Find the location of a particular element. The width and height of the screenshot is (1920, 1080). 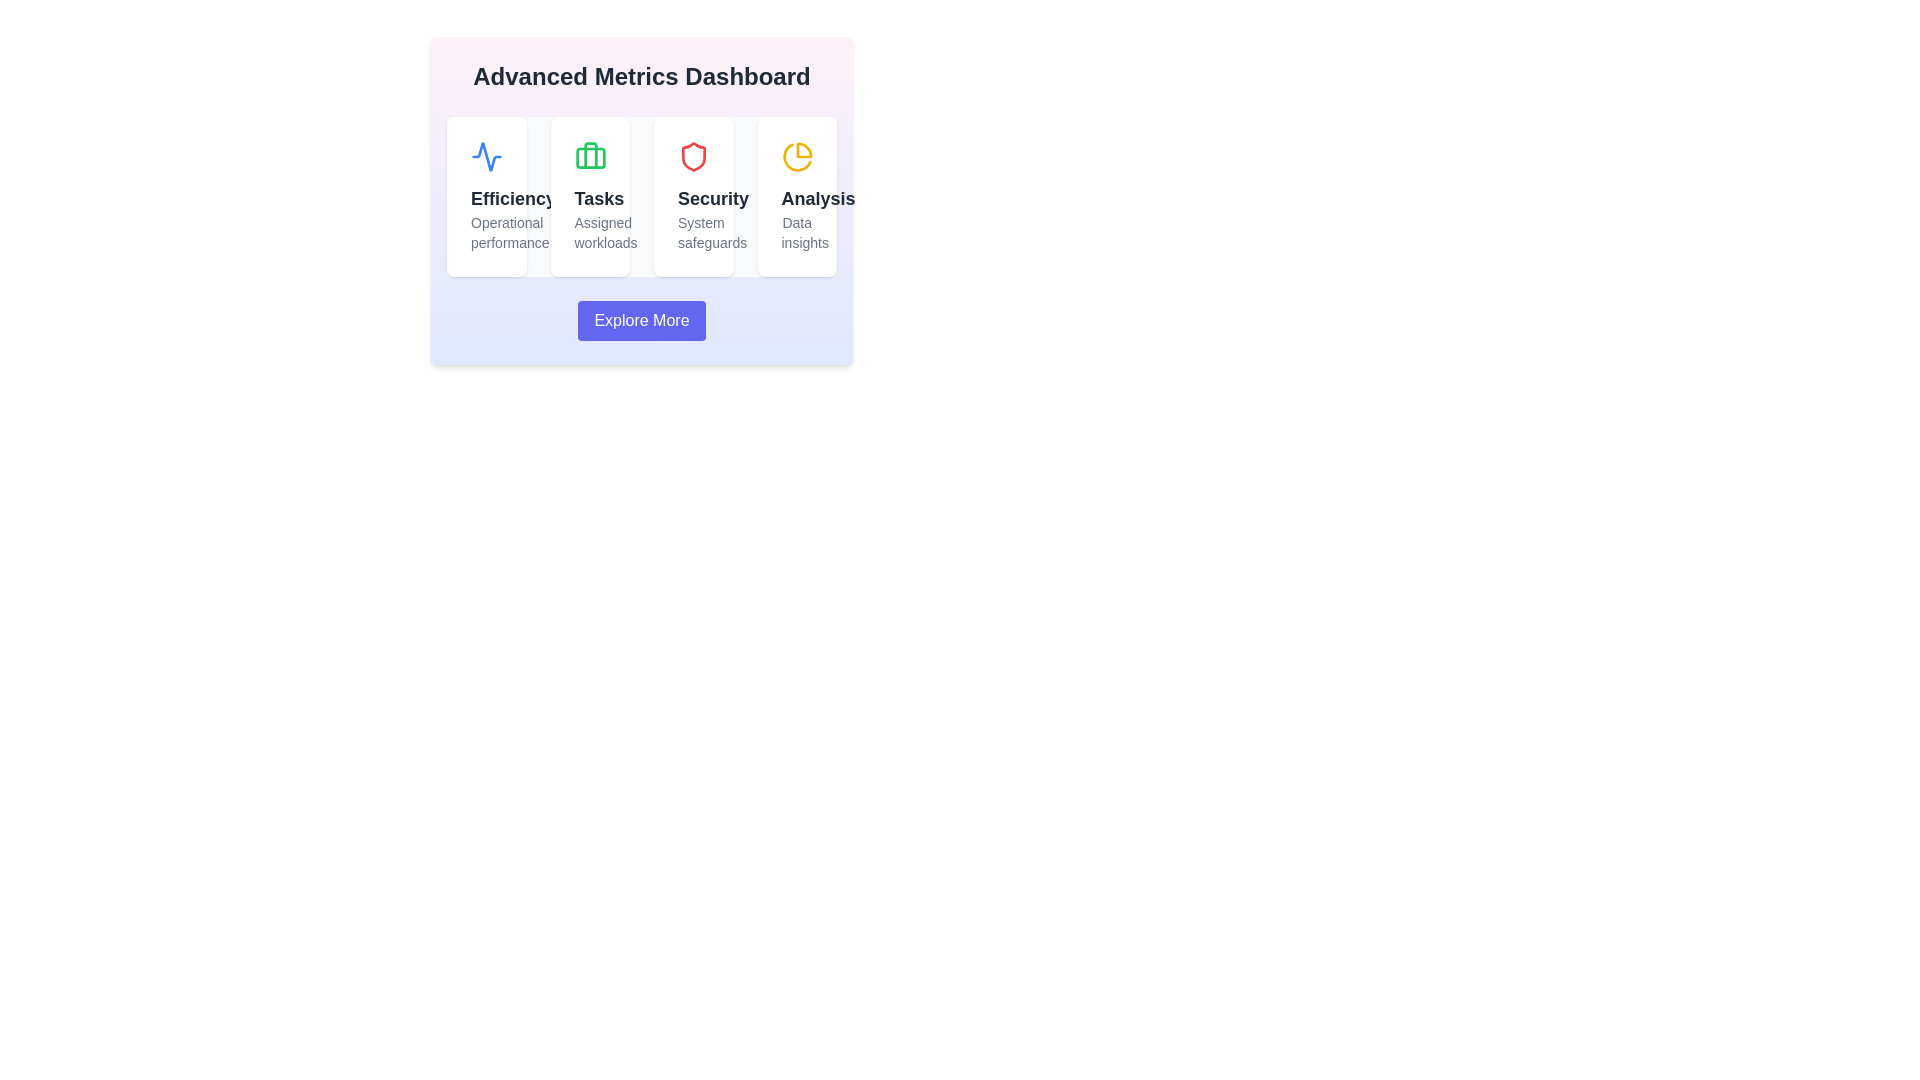

the pie chart segment icon with a yellow outline located in the fourth section of the interactive dashboard under the 'Analysis' section is located at coordinates (804, 149).